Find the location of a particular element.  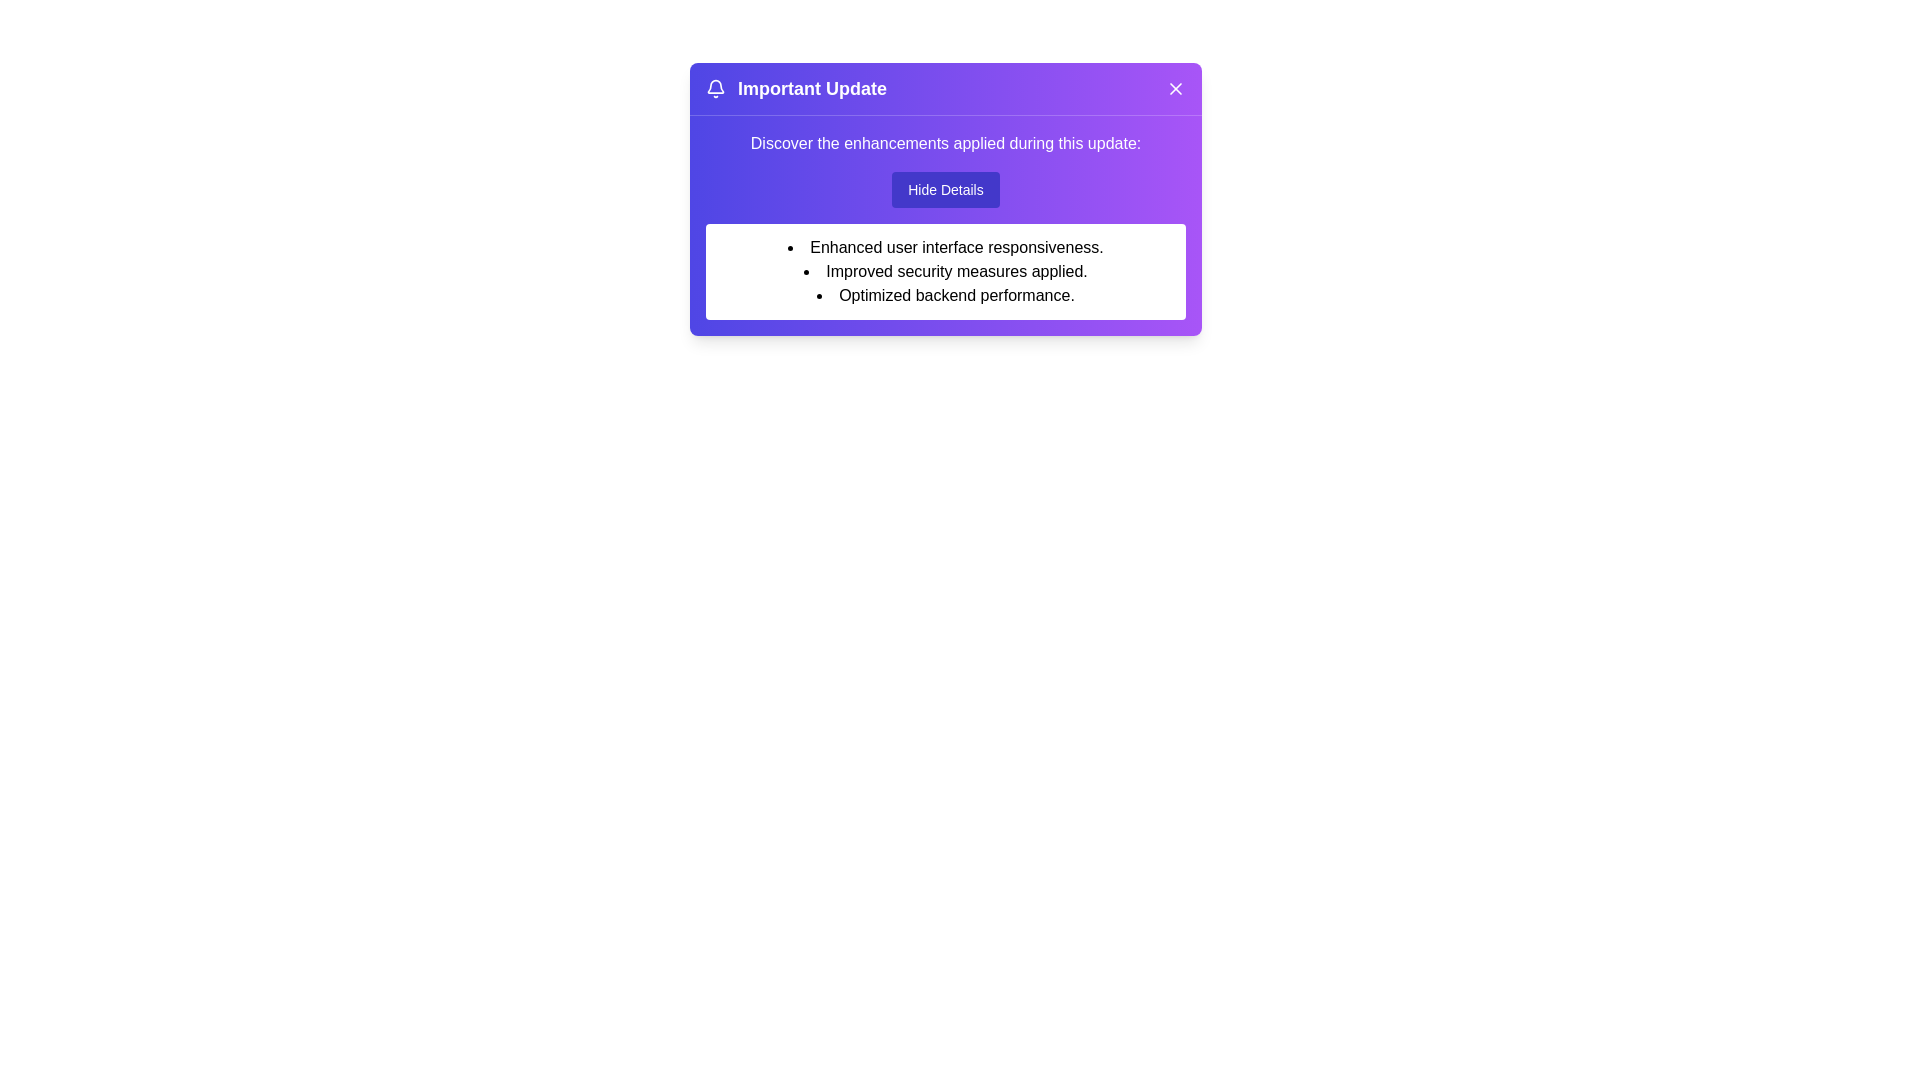

close button to dismiss the alert is located at coordinates (1176, 87).